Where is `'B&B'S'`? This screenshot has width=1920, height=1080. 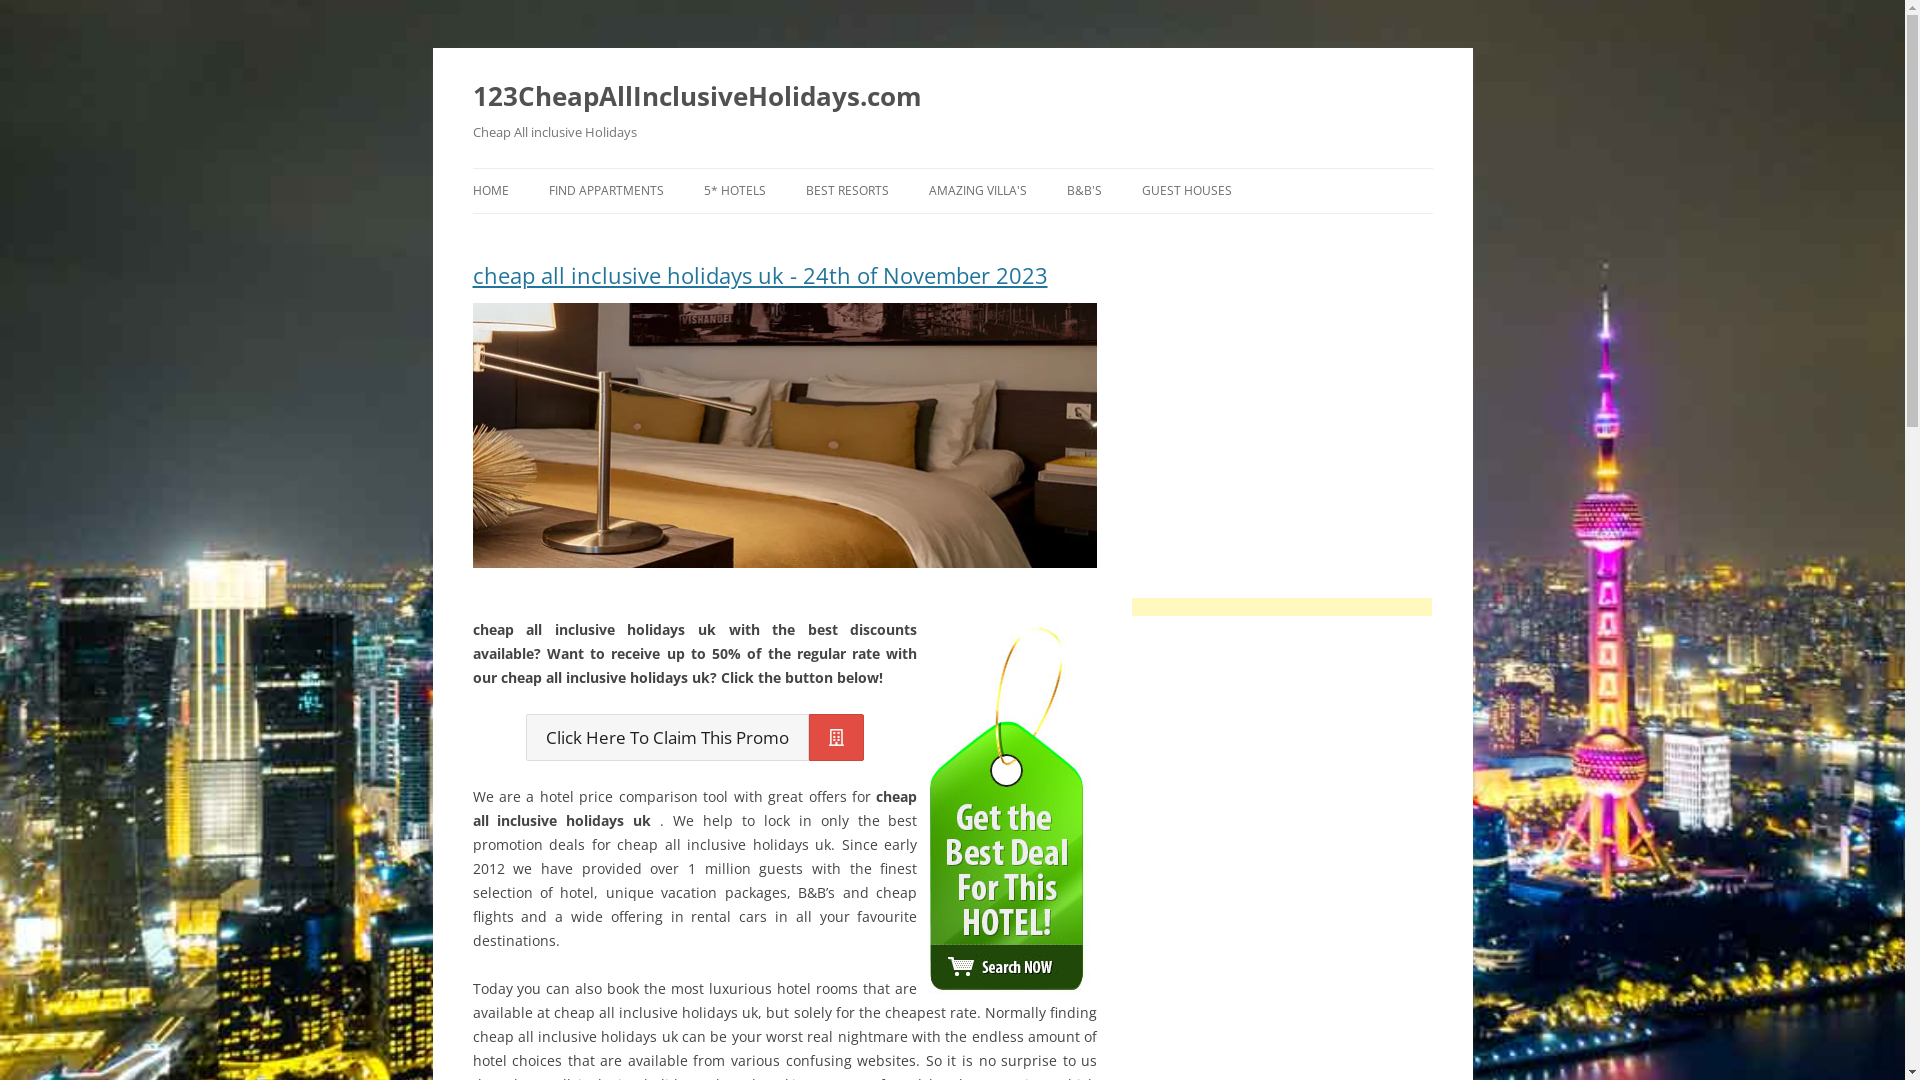 'B&B'S' is located at coordinates (1082, 191).